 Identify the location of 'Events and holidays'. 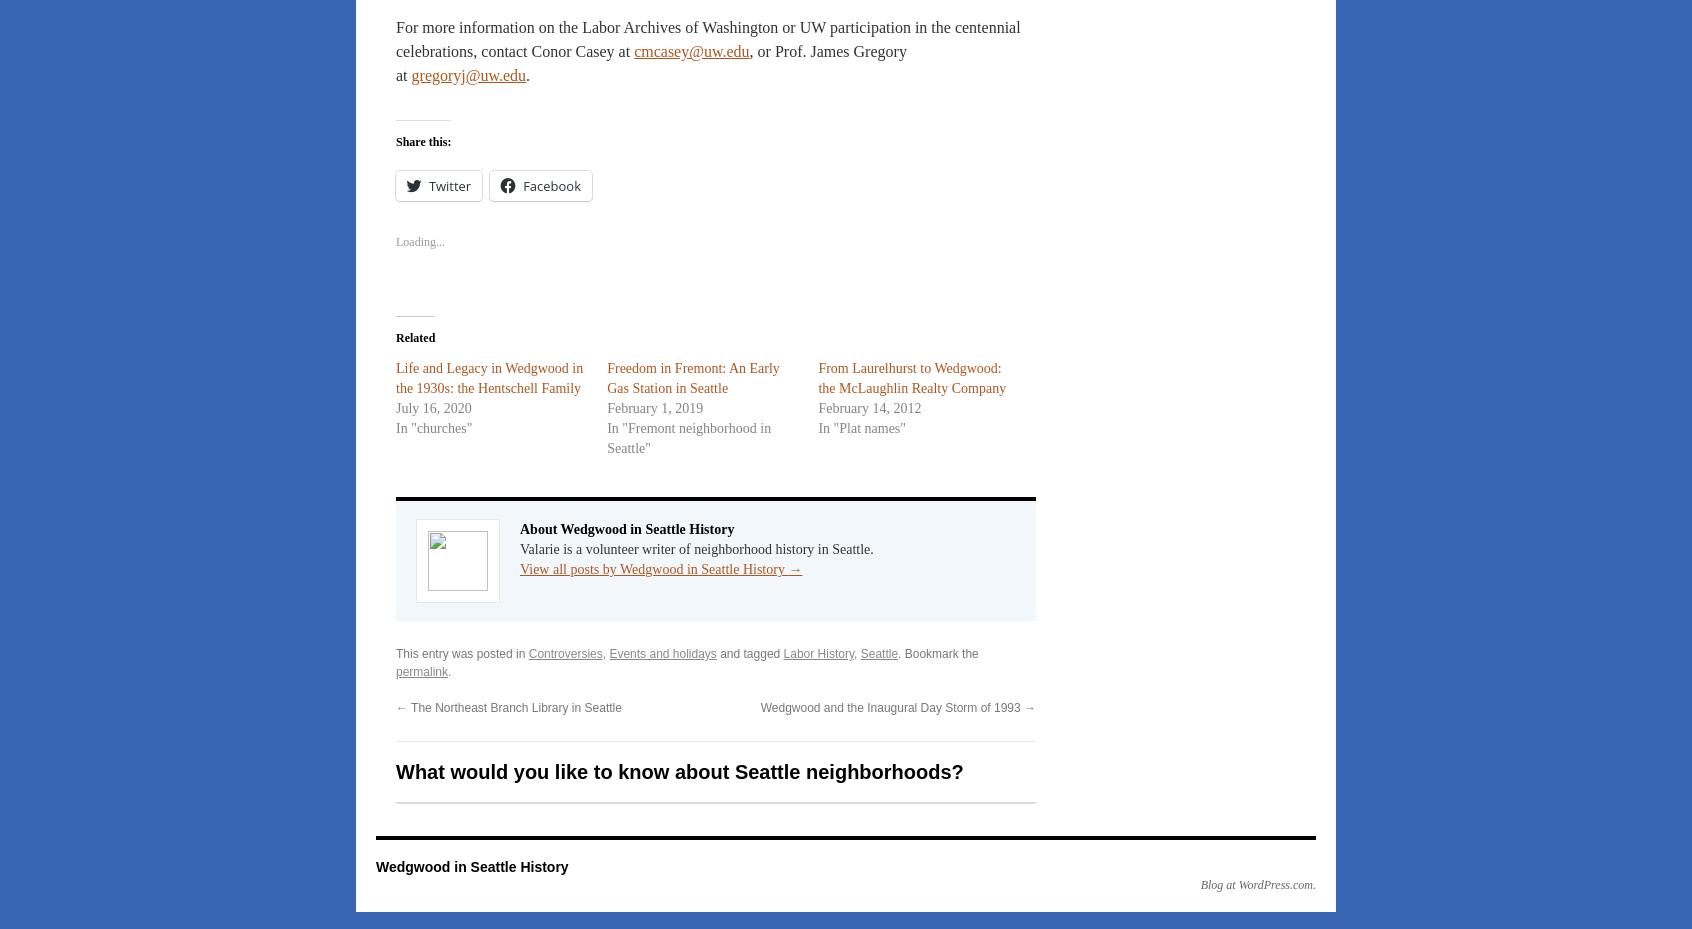
(662, 654).